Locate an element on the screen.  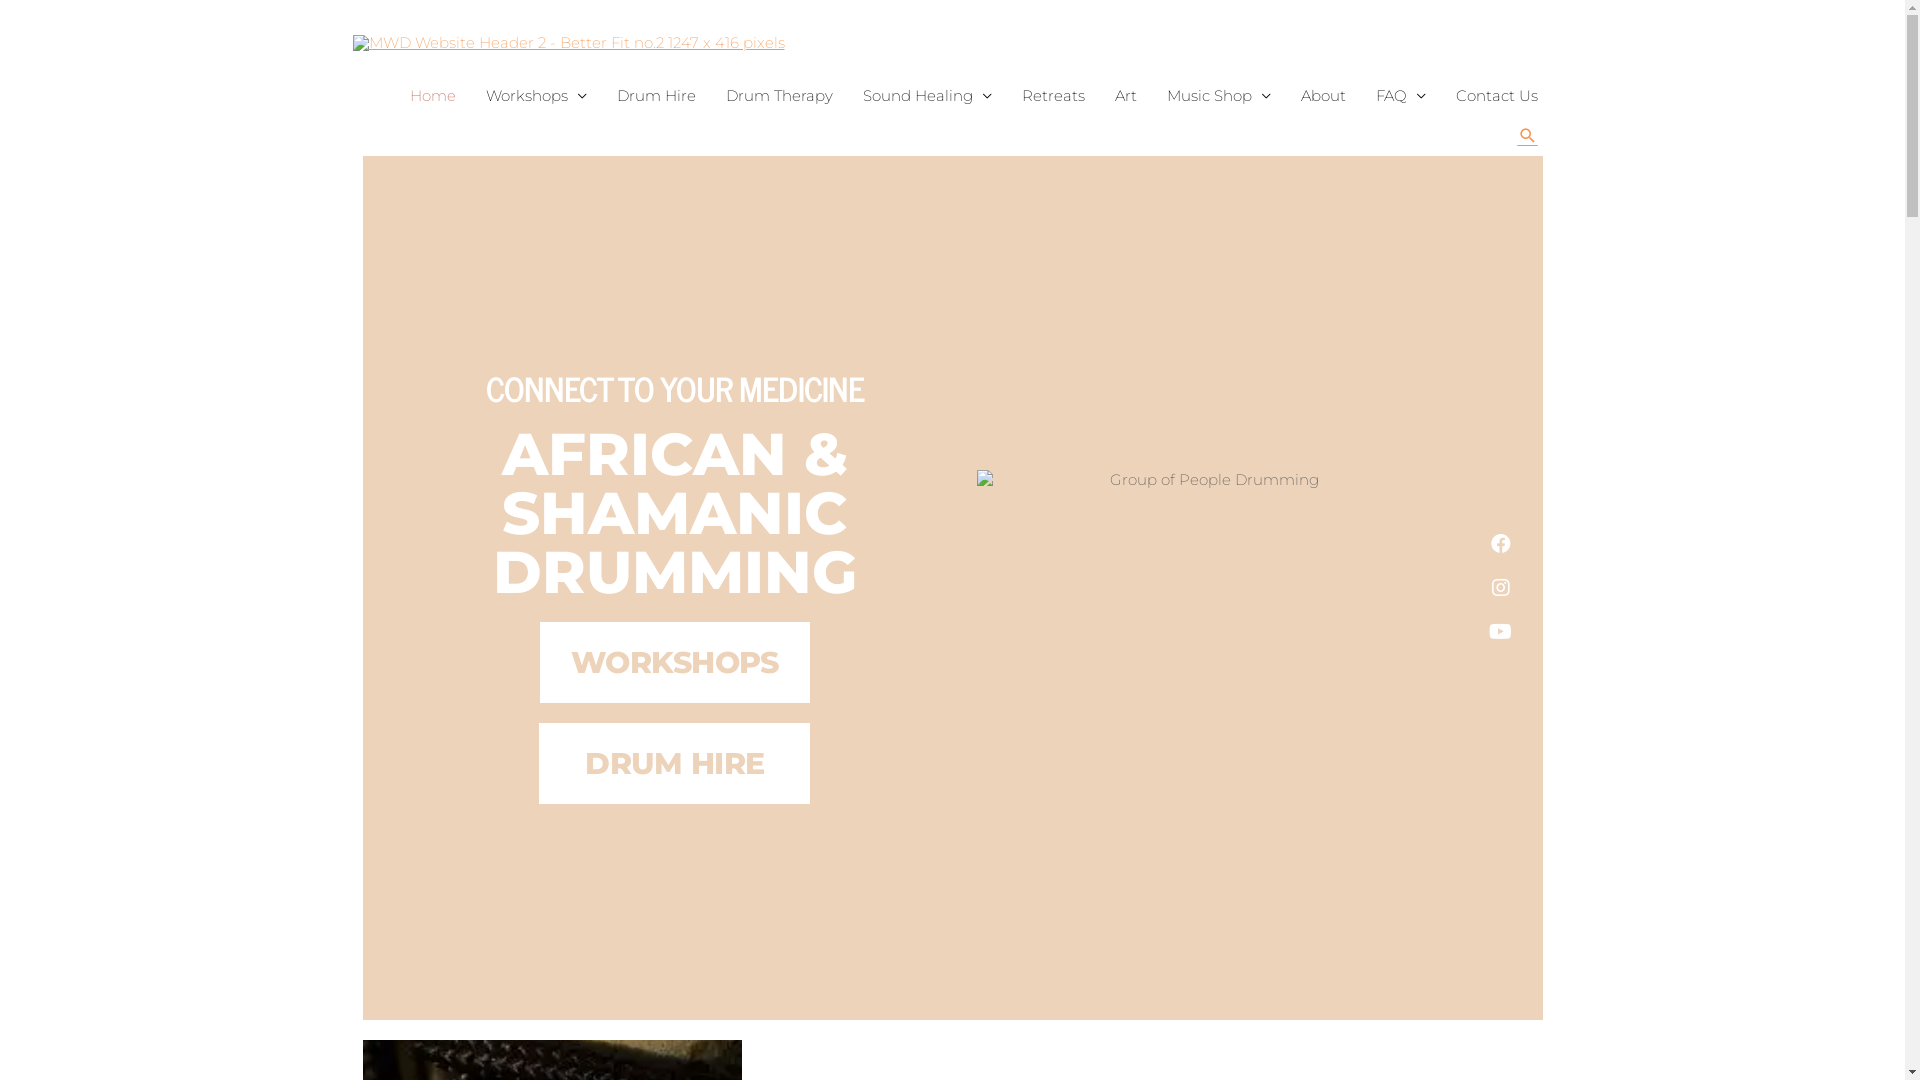
'Drum Hire' is located at coordinates (600, 96).